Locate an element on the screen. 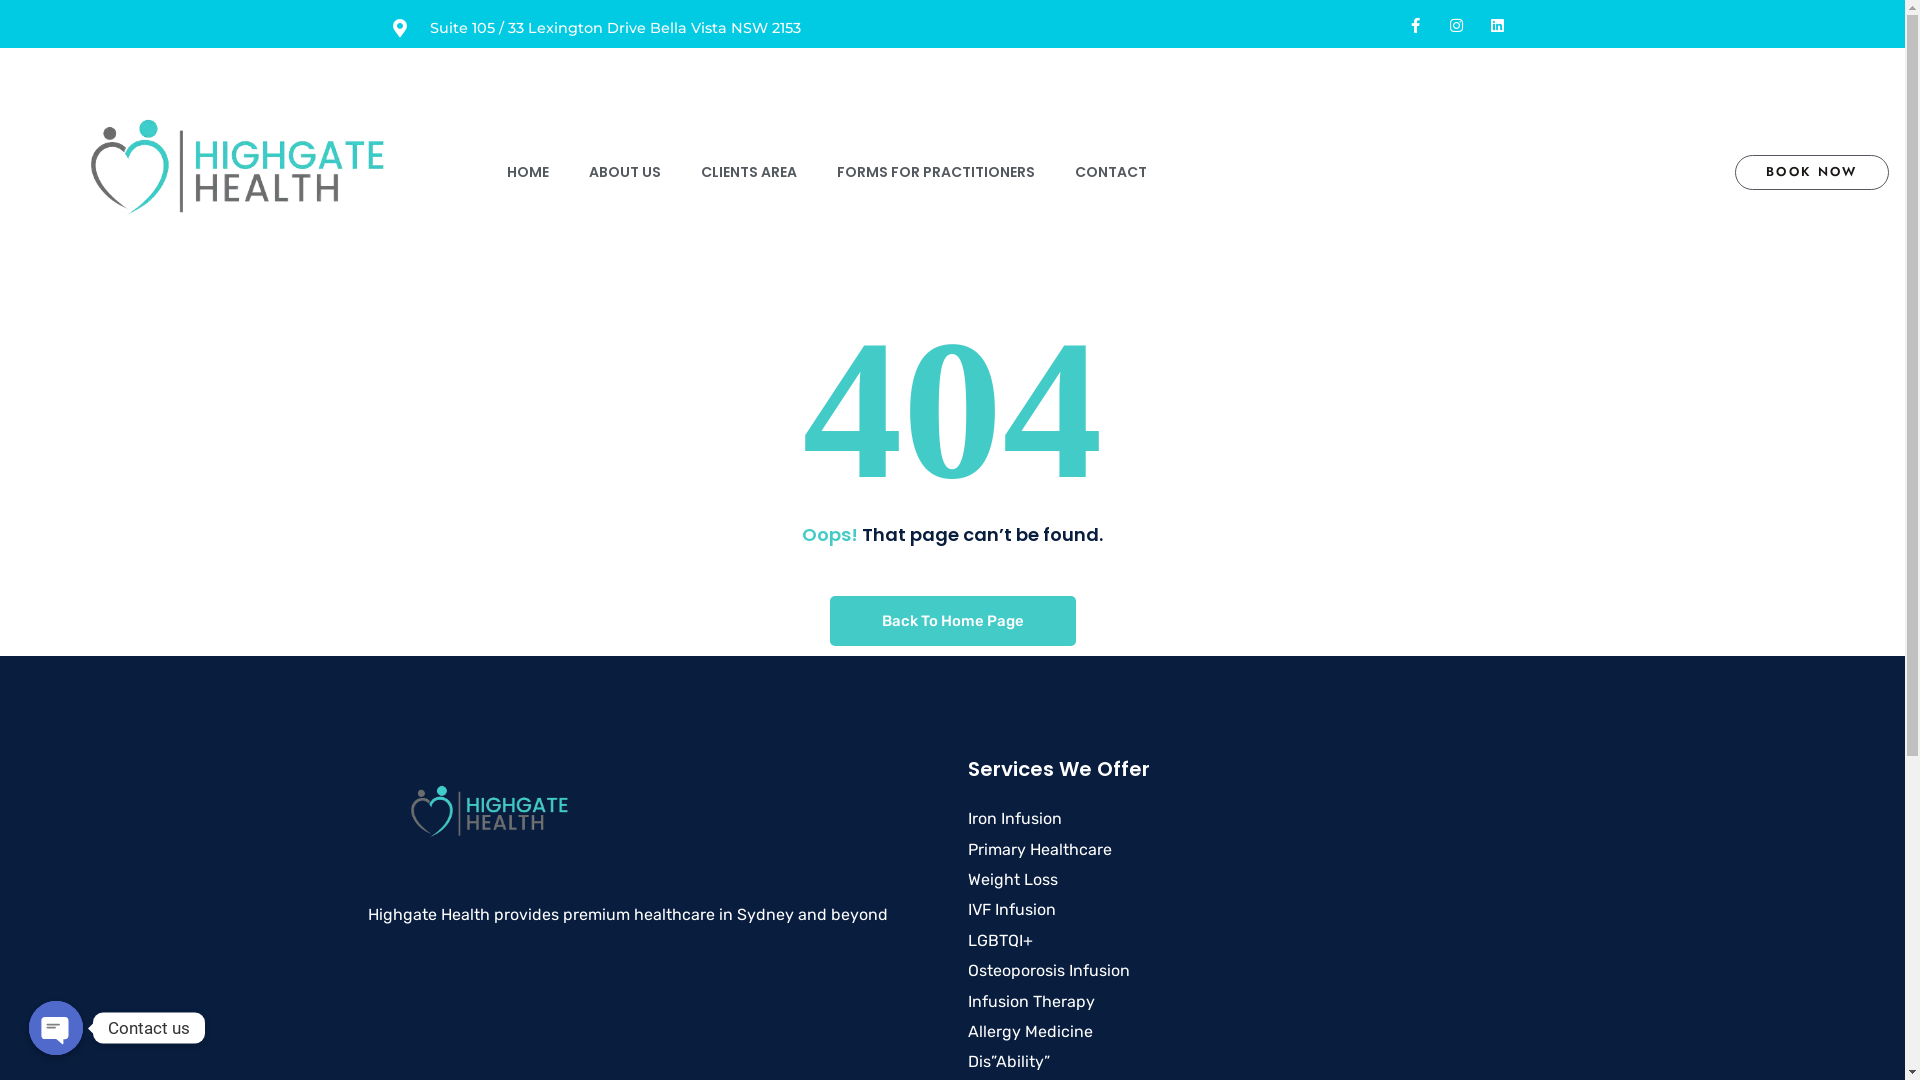  'Iron Infusion' is located at coordinates (1014, 818).